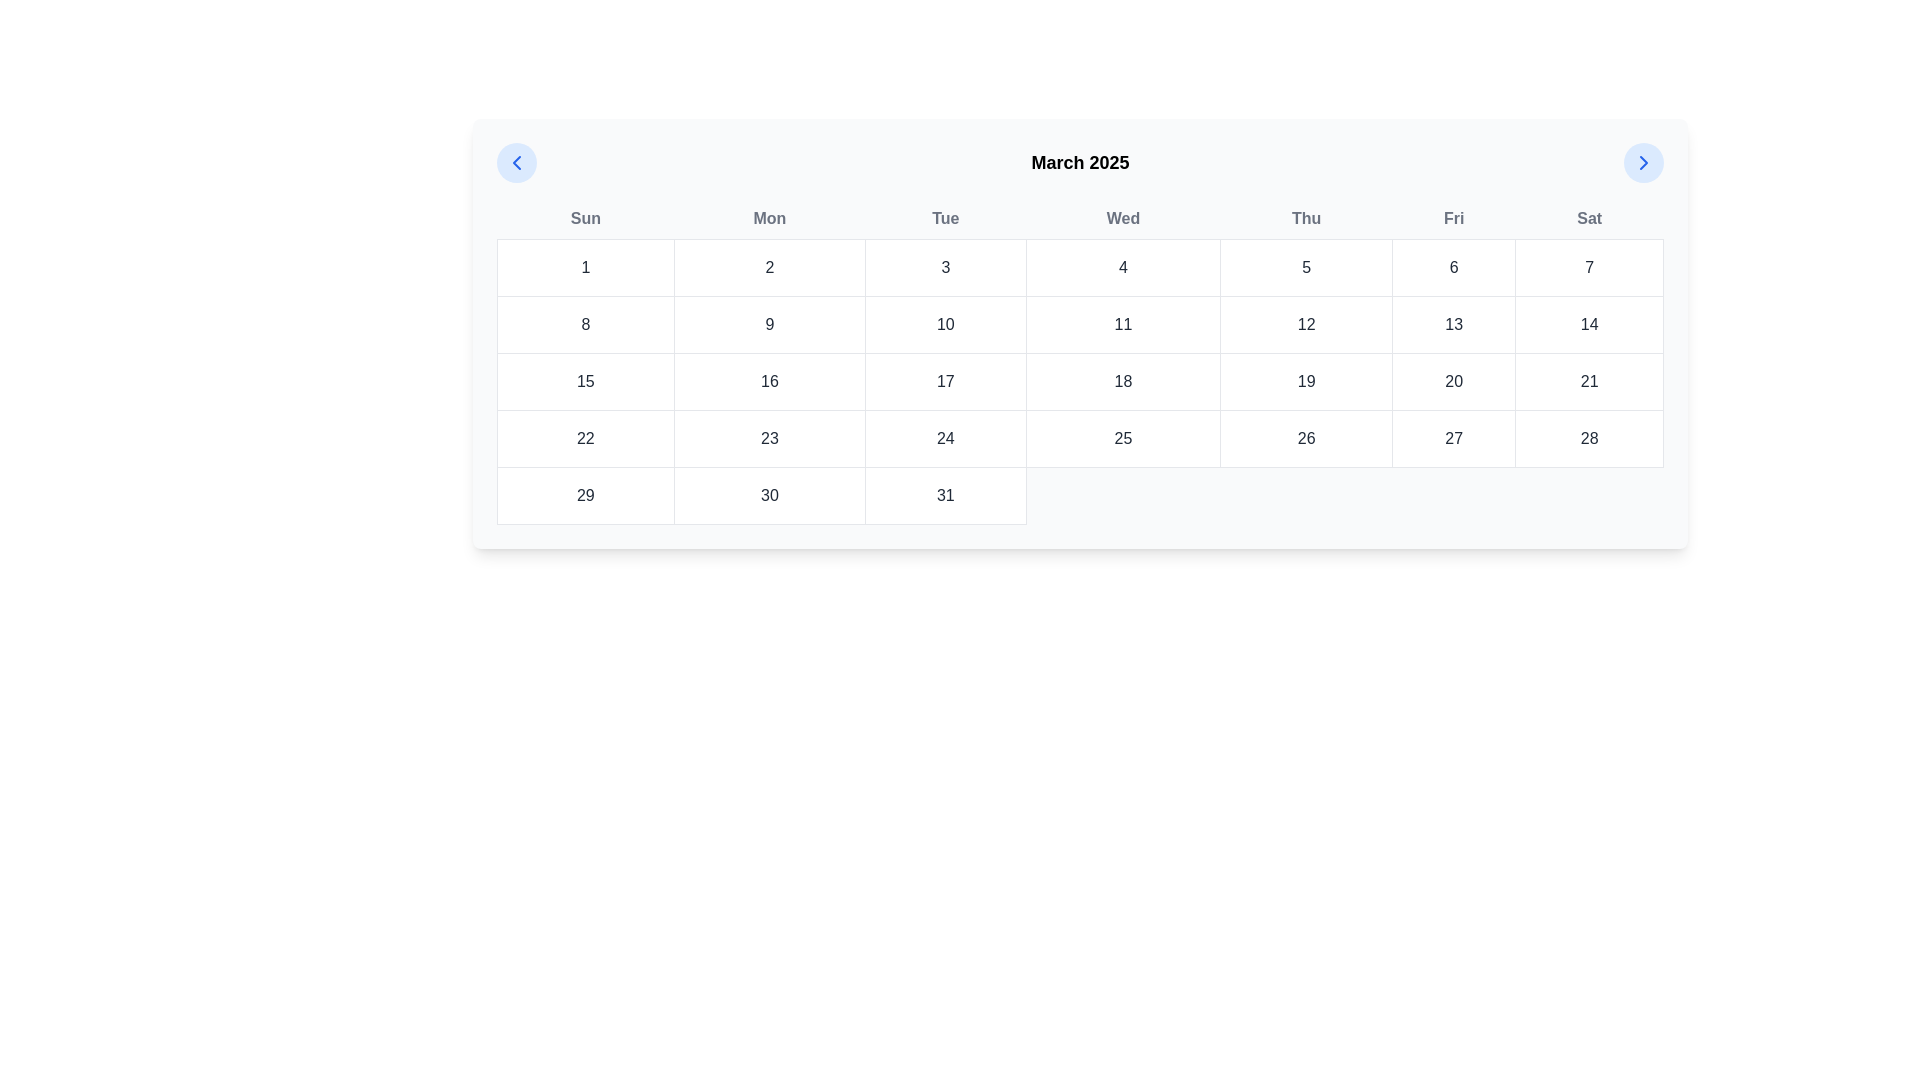  What do you see at coordinates (1306, 219) in the screenshot?
I see `the text label displaying 'Thu' in gray on a white background, located in the header section of the calendar layout` at bounding box center [1306, 219].